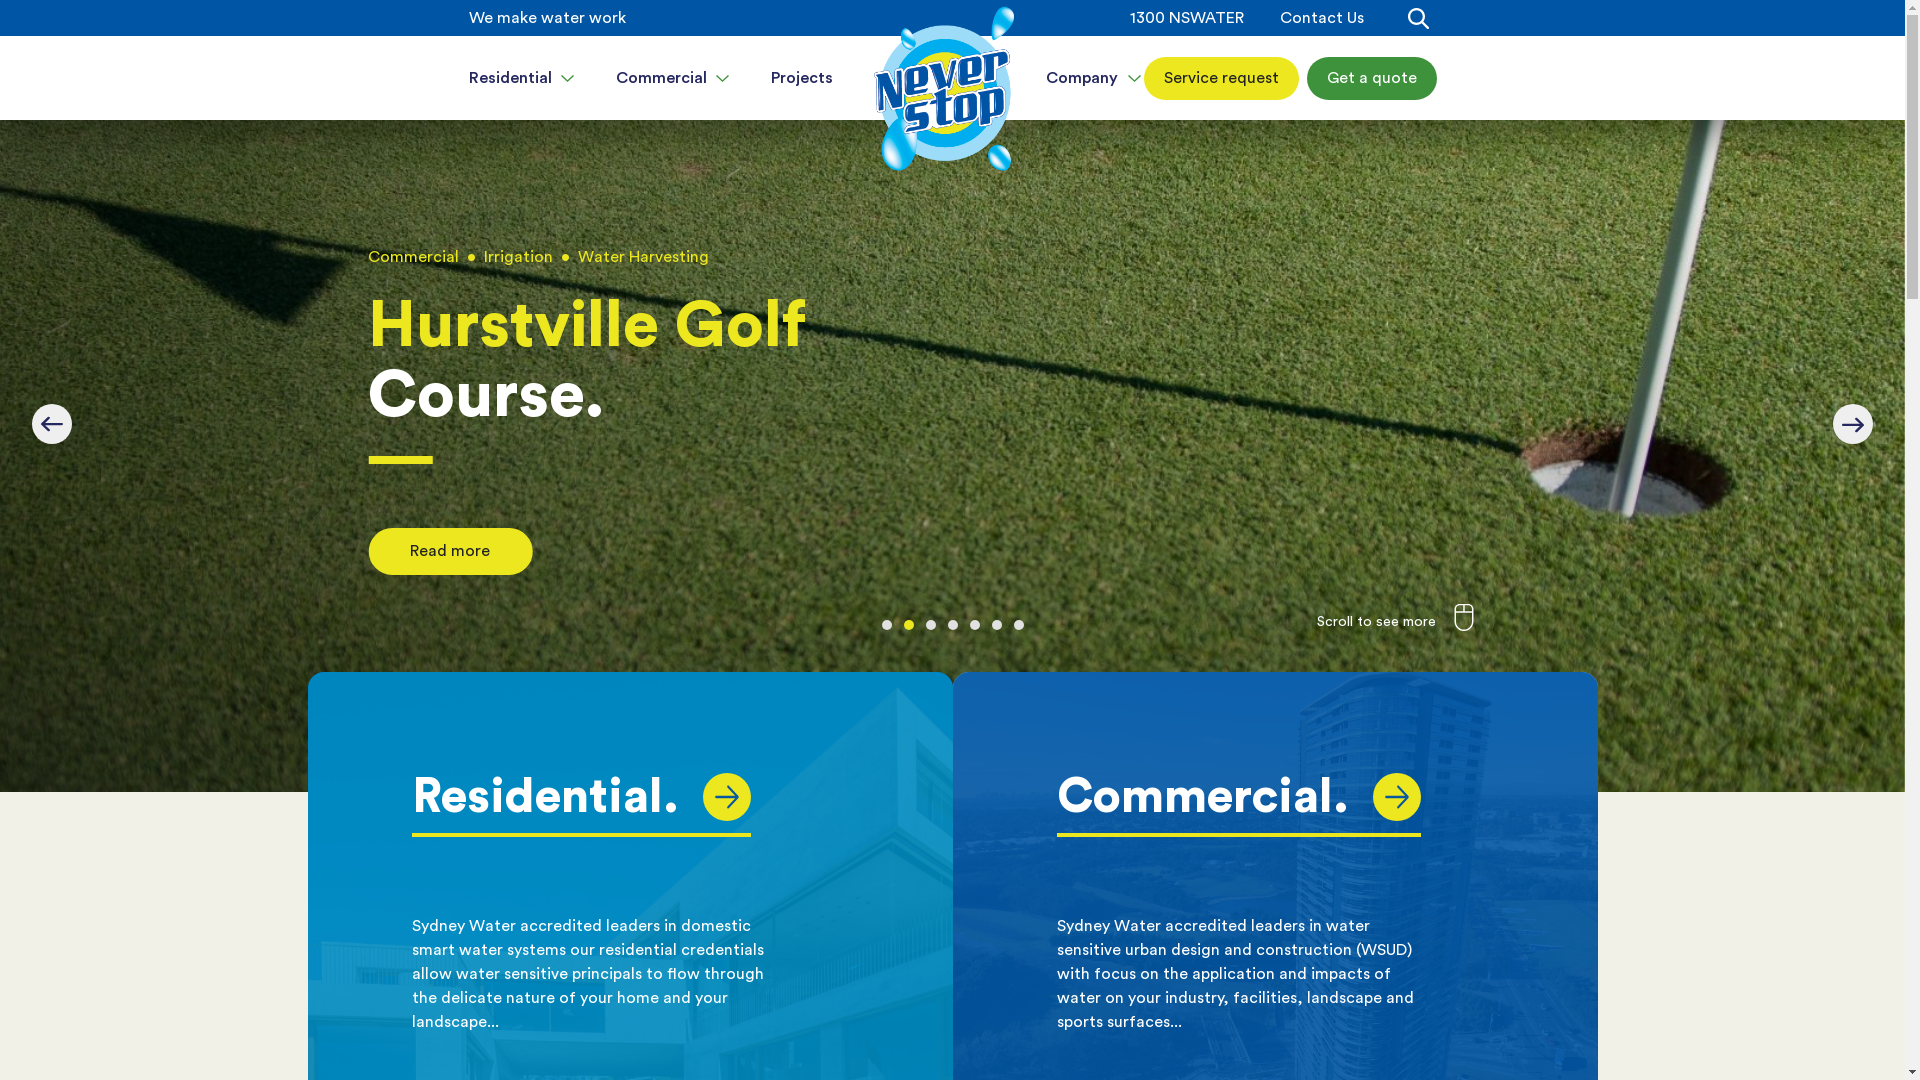  I want to click on 'Commercial', so click(673, 76).